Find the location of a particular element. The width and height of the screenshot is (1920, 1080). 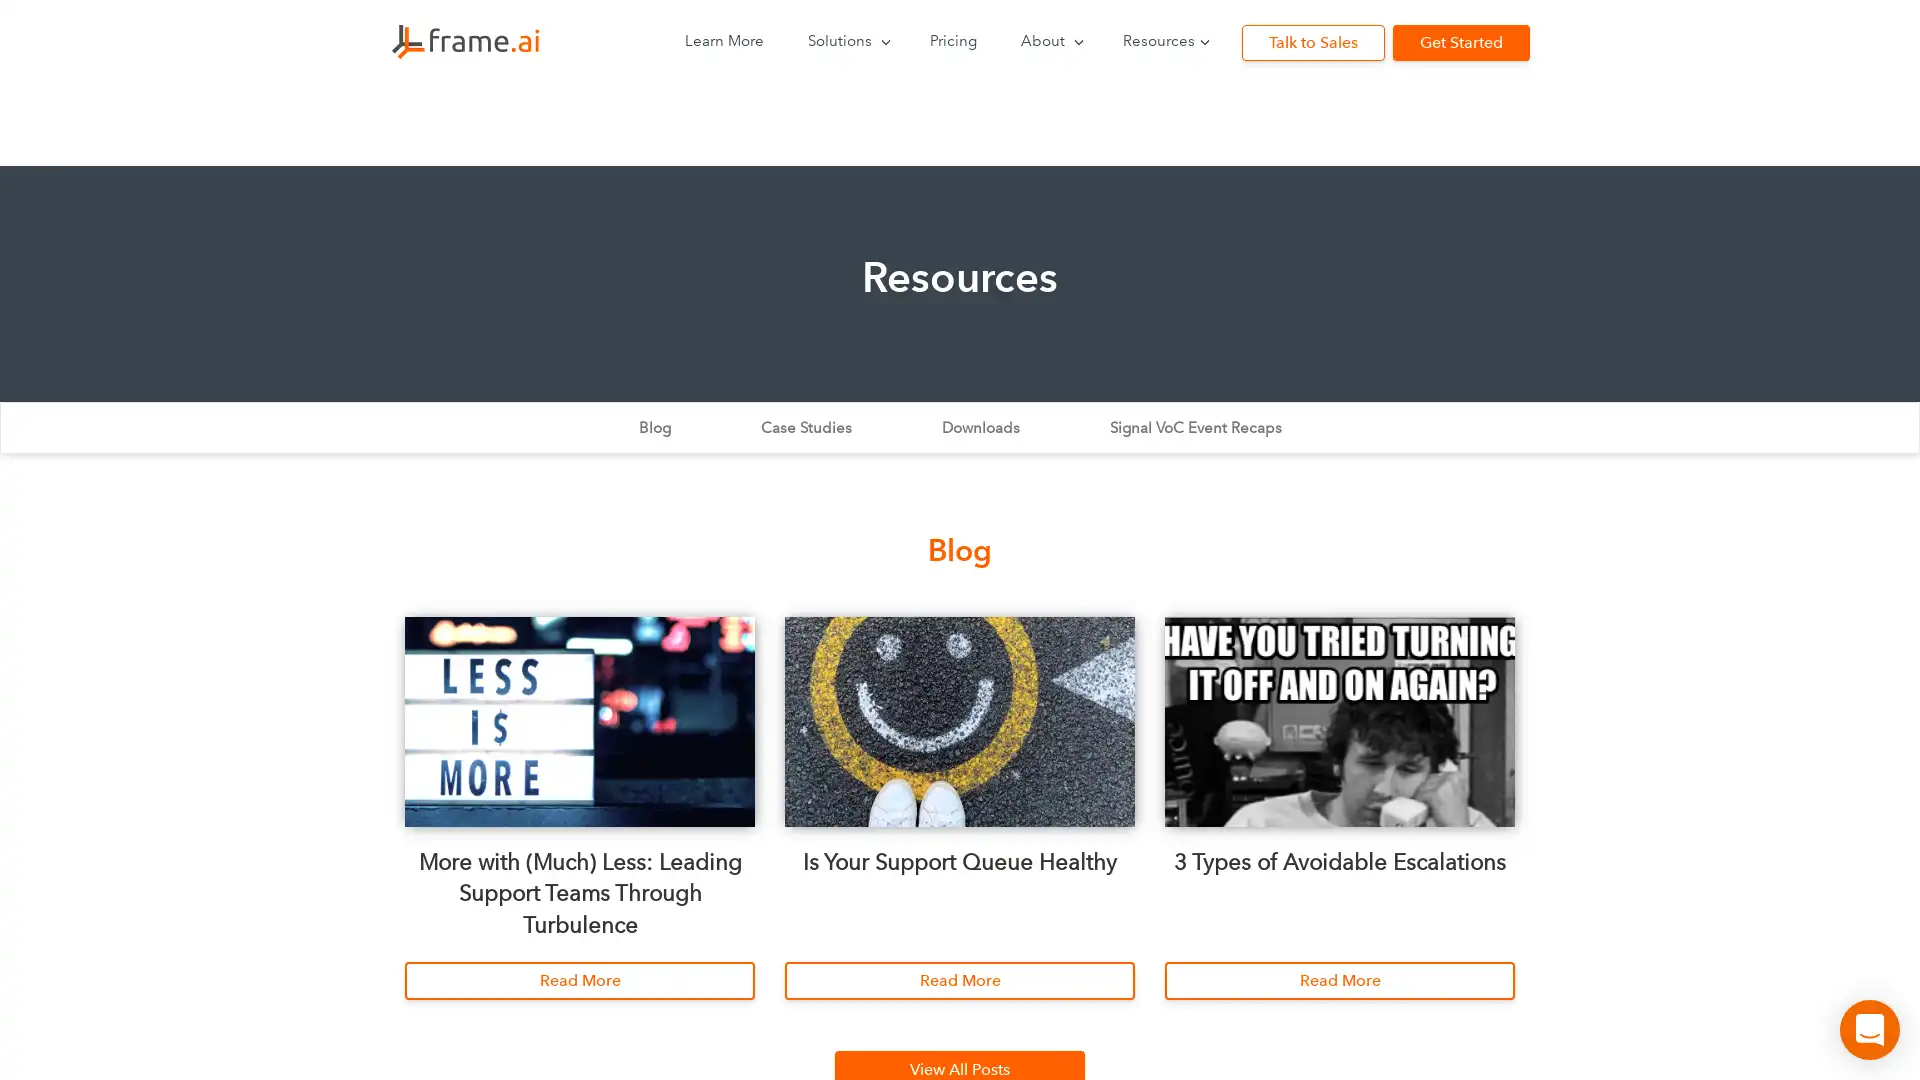

Read More is located at coordinates (579, 979).